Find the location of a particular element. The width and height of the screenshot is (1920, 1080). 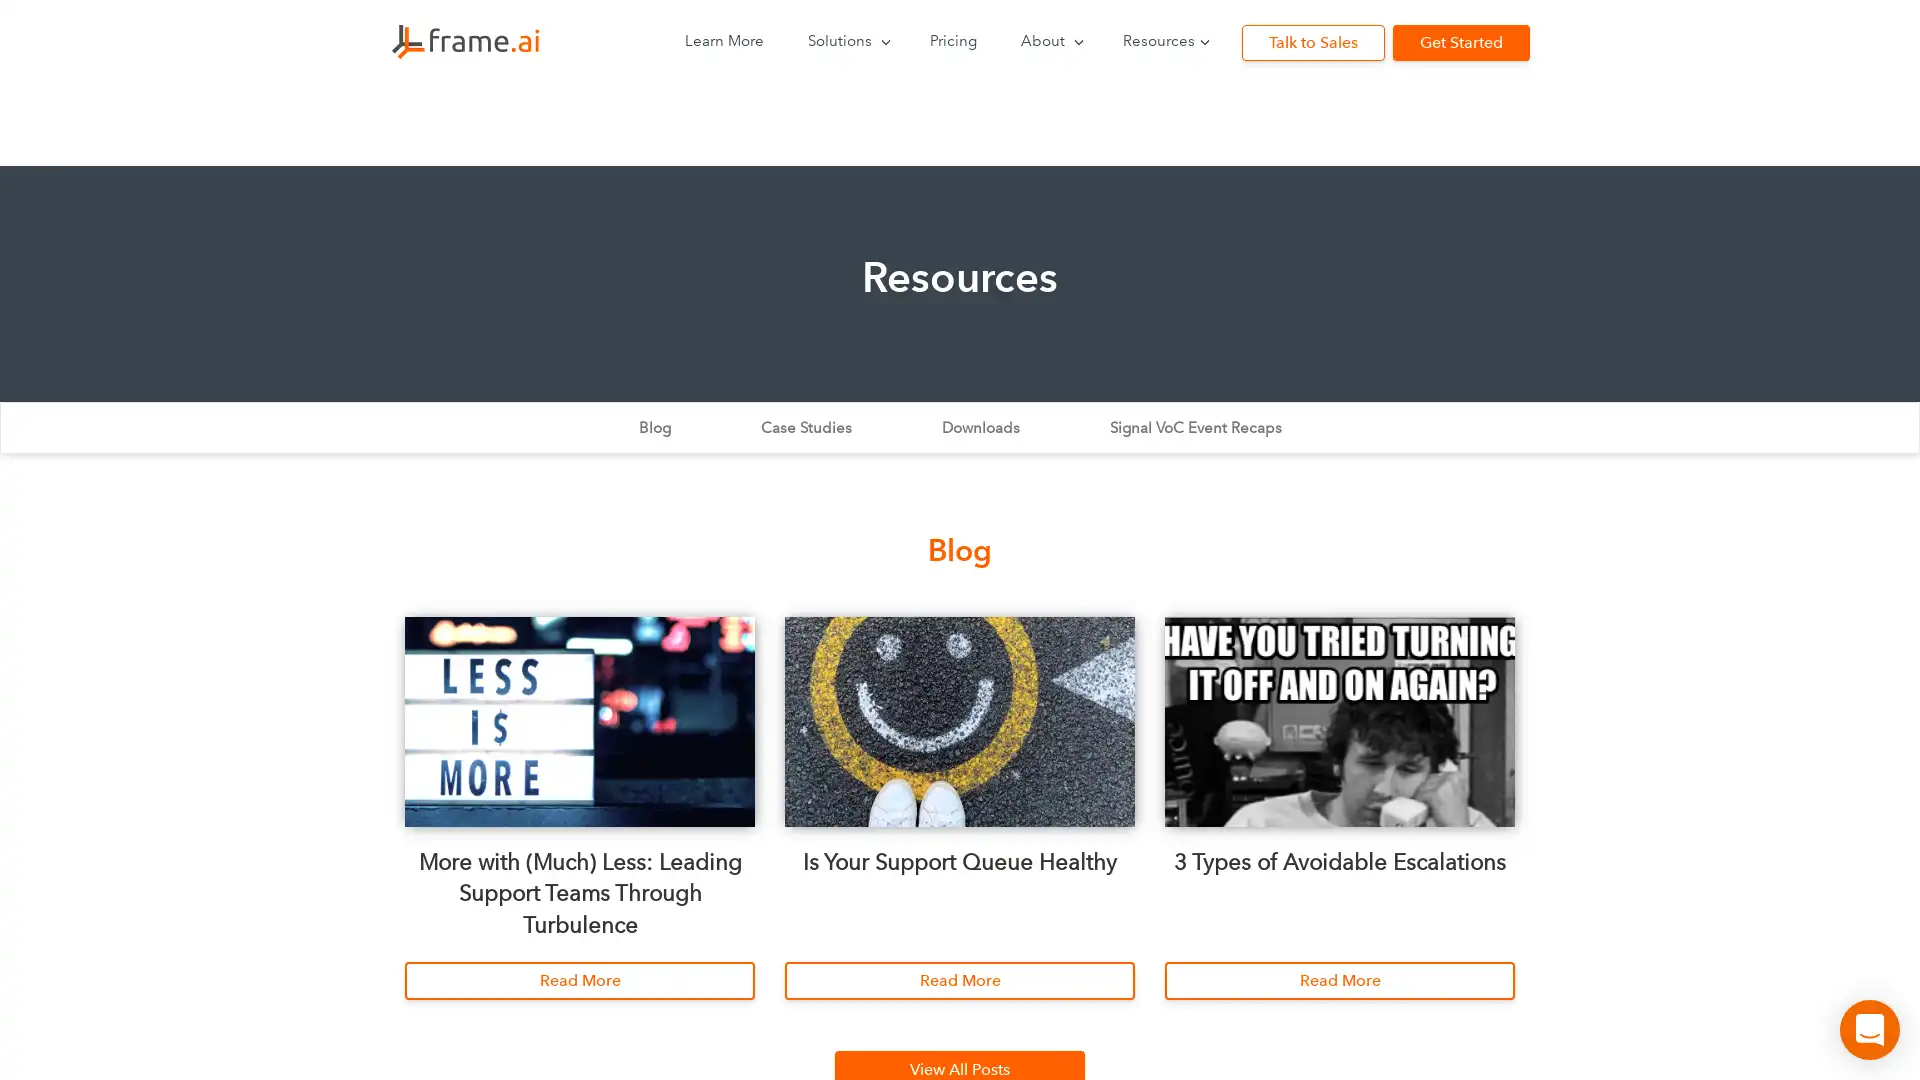

Read More is located at coordinates (579, 979).